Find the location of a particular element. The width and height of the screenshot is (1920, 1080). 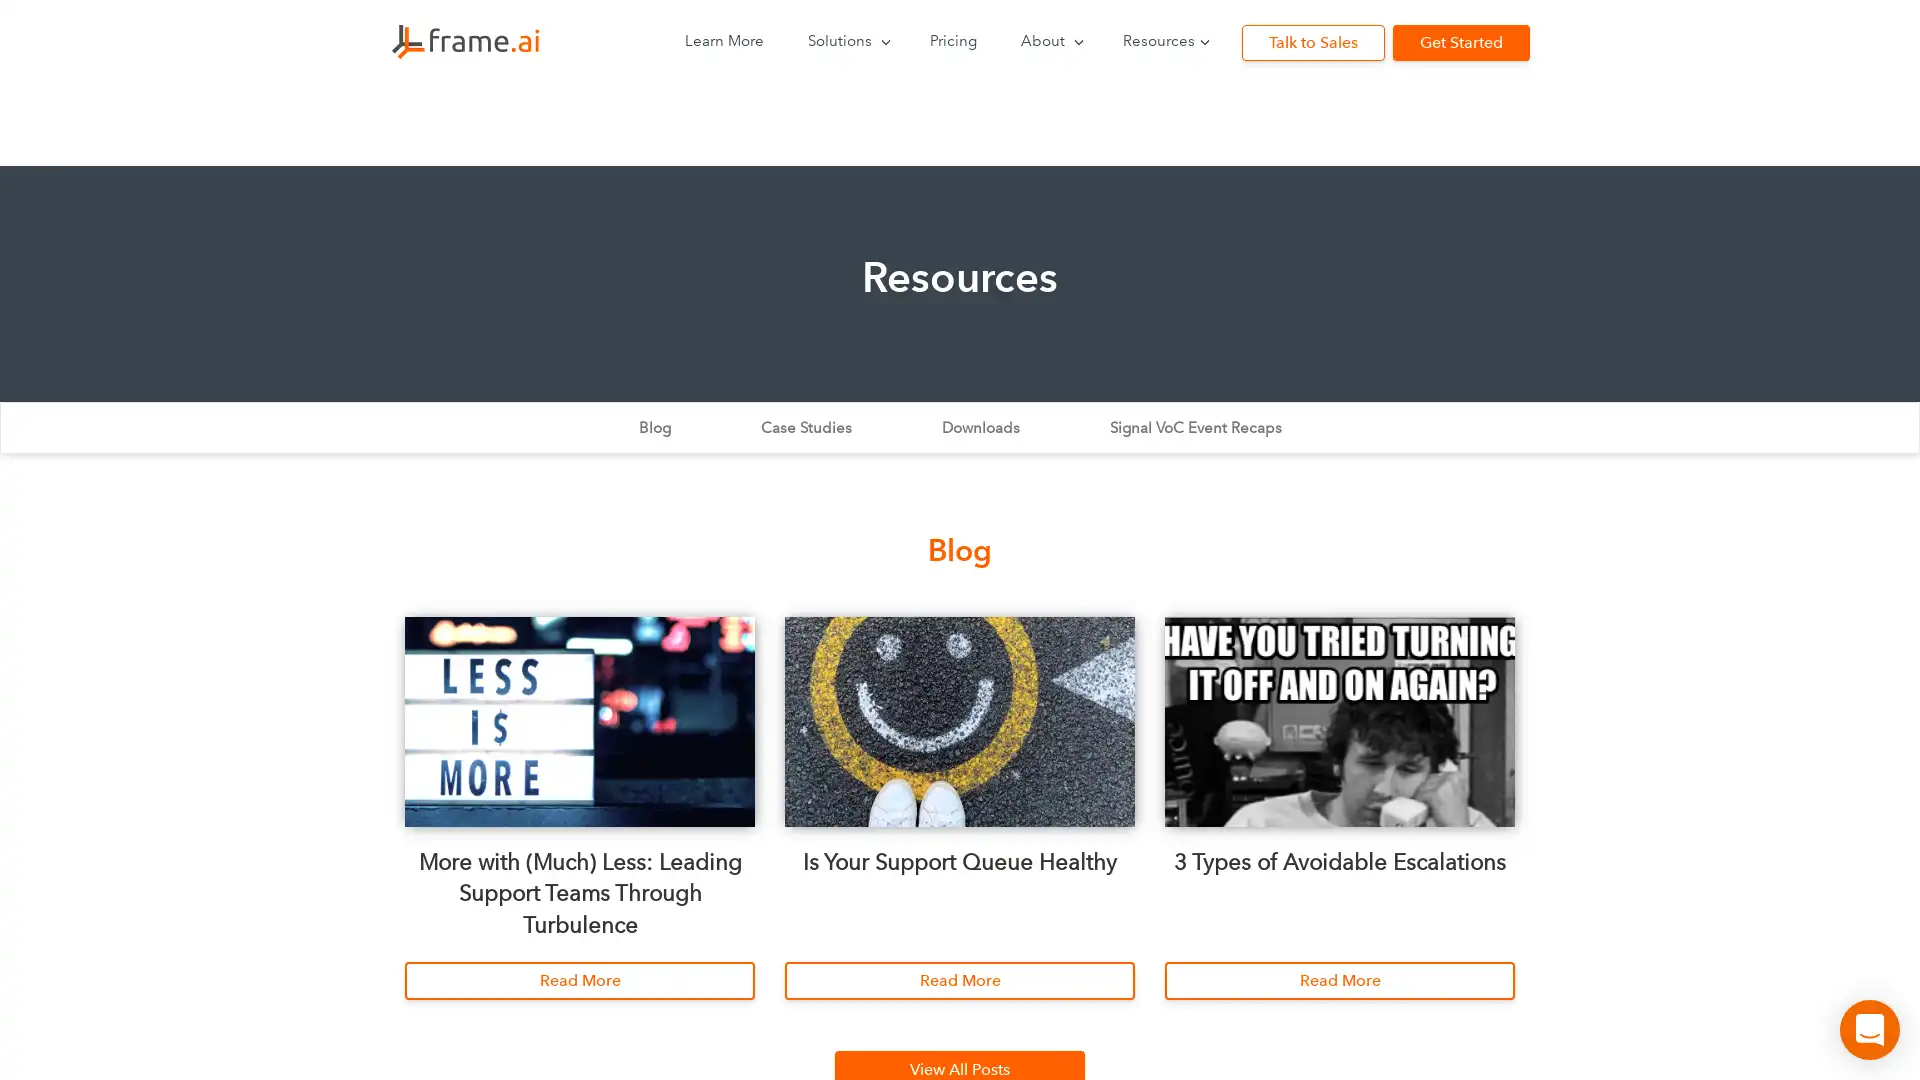

Read More is located at coordinates (579, 979).